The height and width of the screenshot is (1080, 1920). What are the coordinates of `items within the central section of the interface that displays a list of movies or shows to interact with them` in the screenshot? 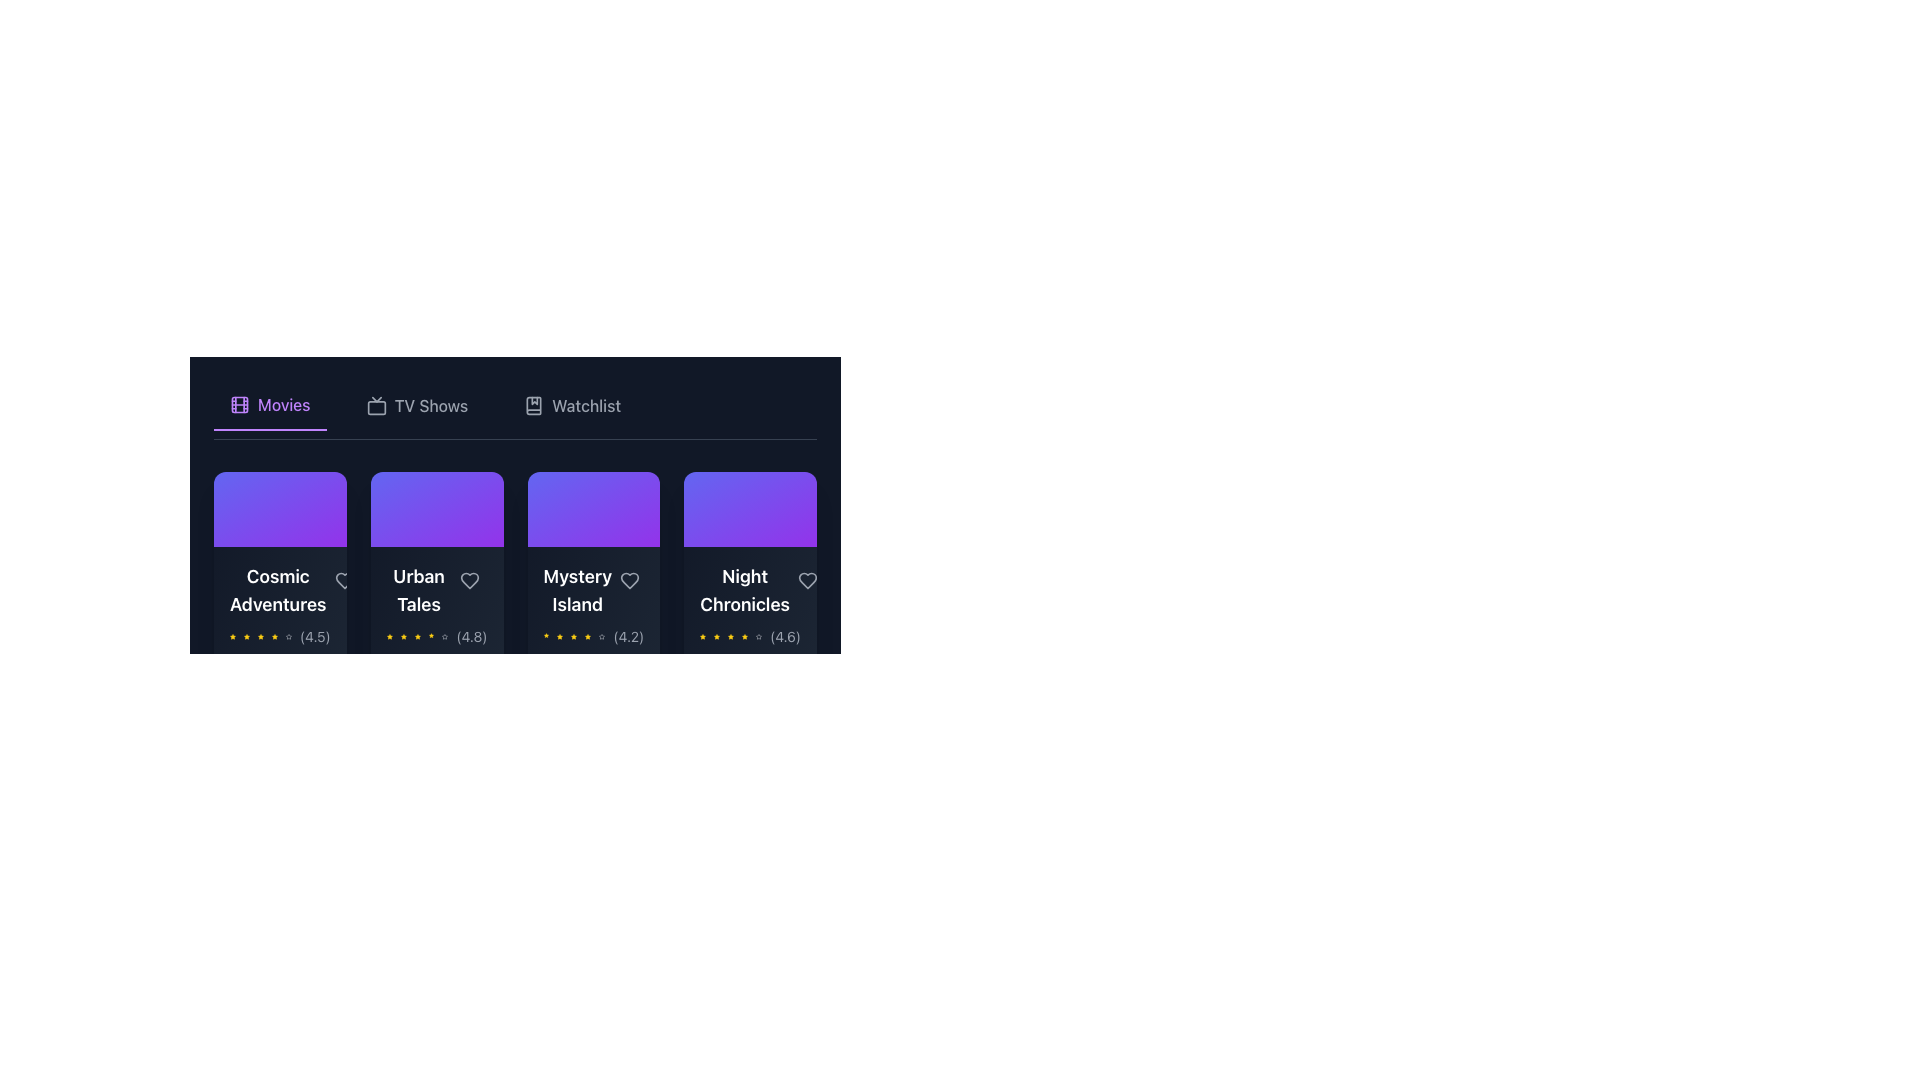 It's located at (515, 493).